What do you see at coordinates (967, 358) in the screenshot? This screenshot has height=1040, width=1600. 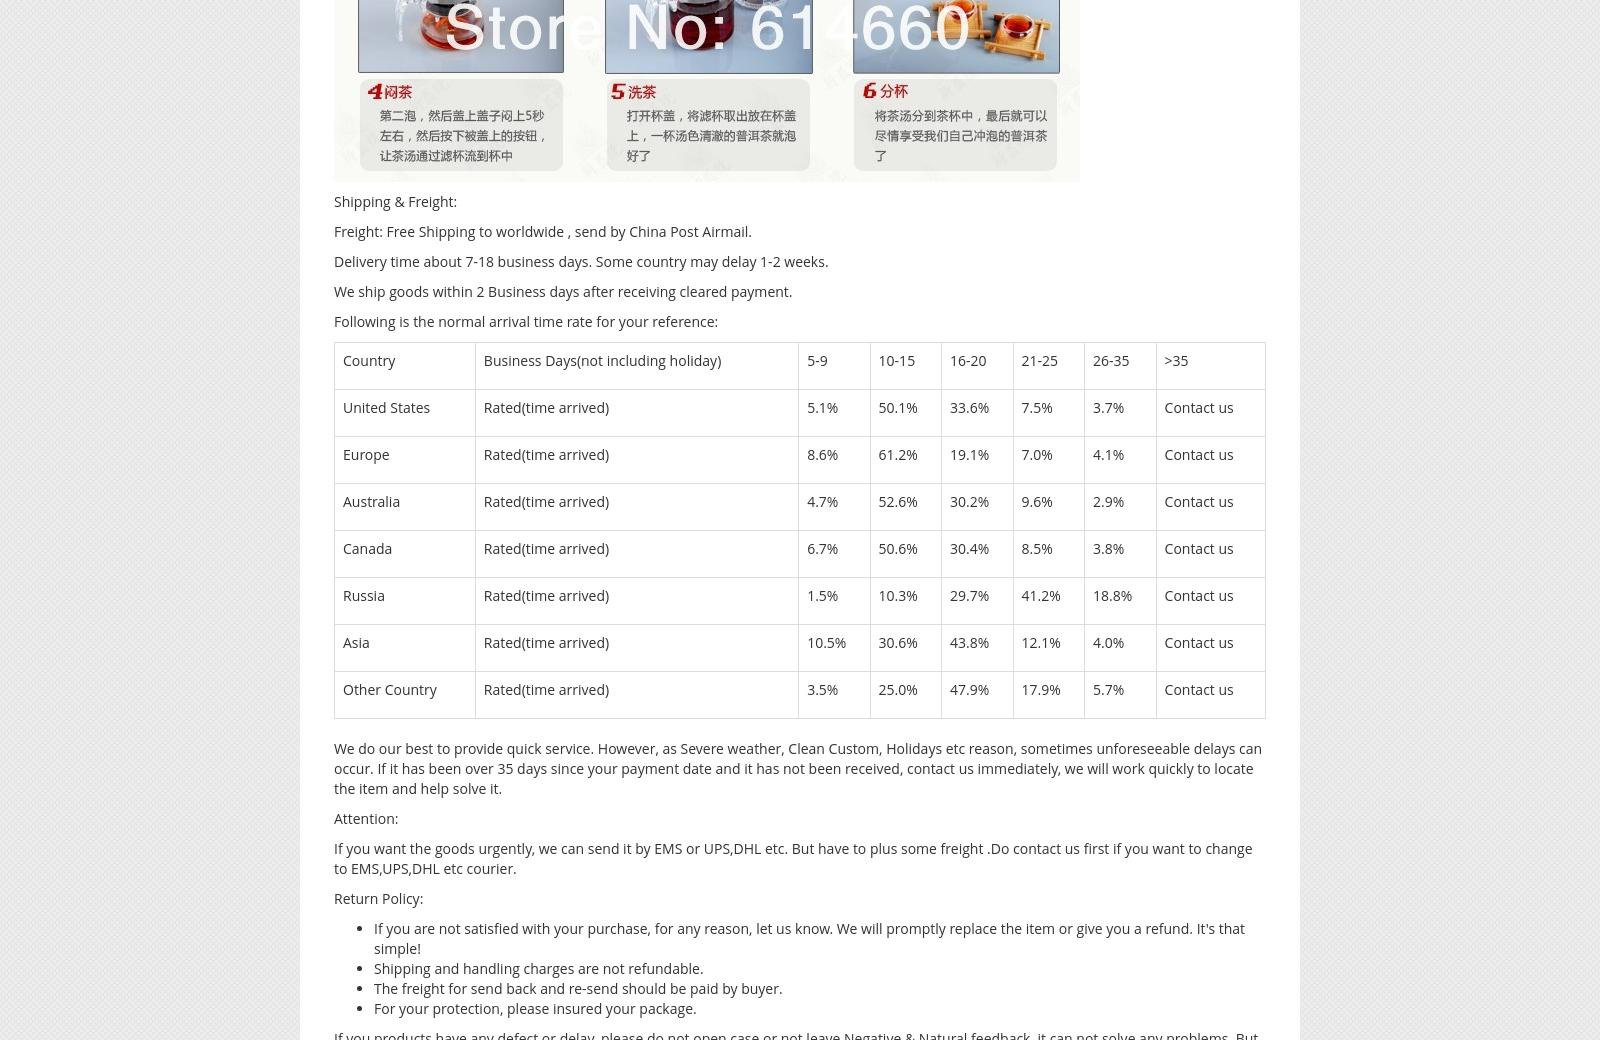 I see `'16-20'` at bounding box center [967, 358].